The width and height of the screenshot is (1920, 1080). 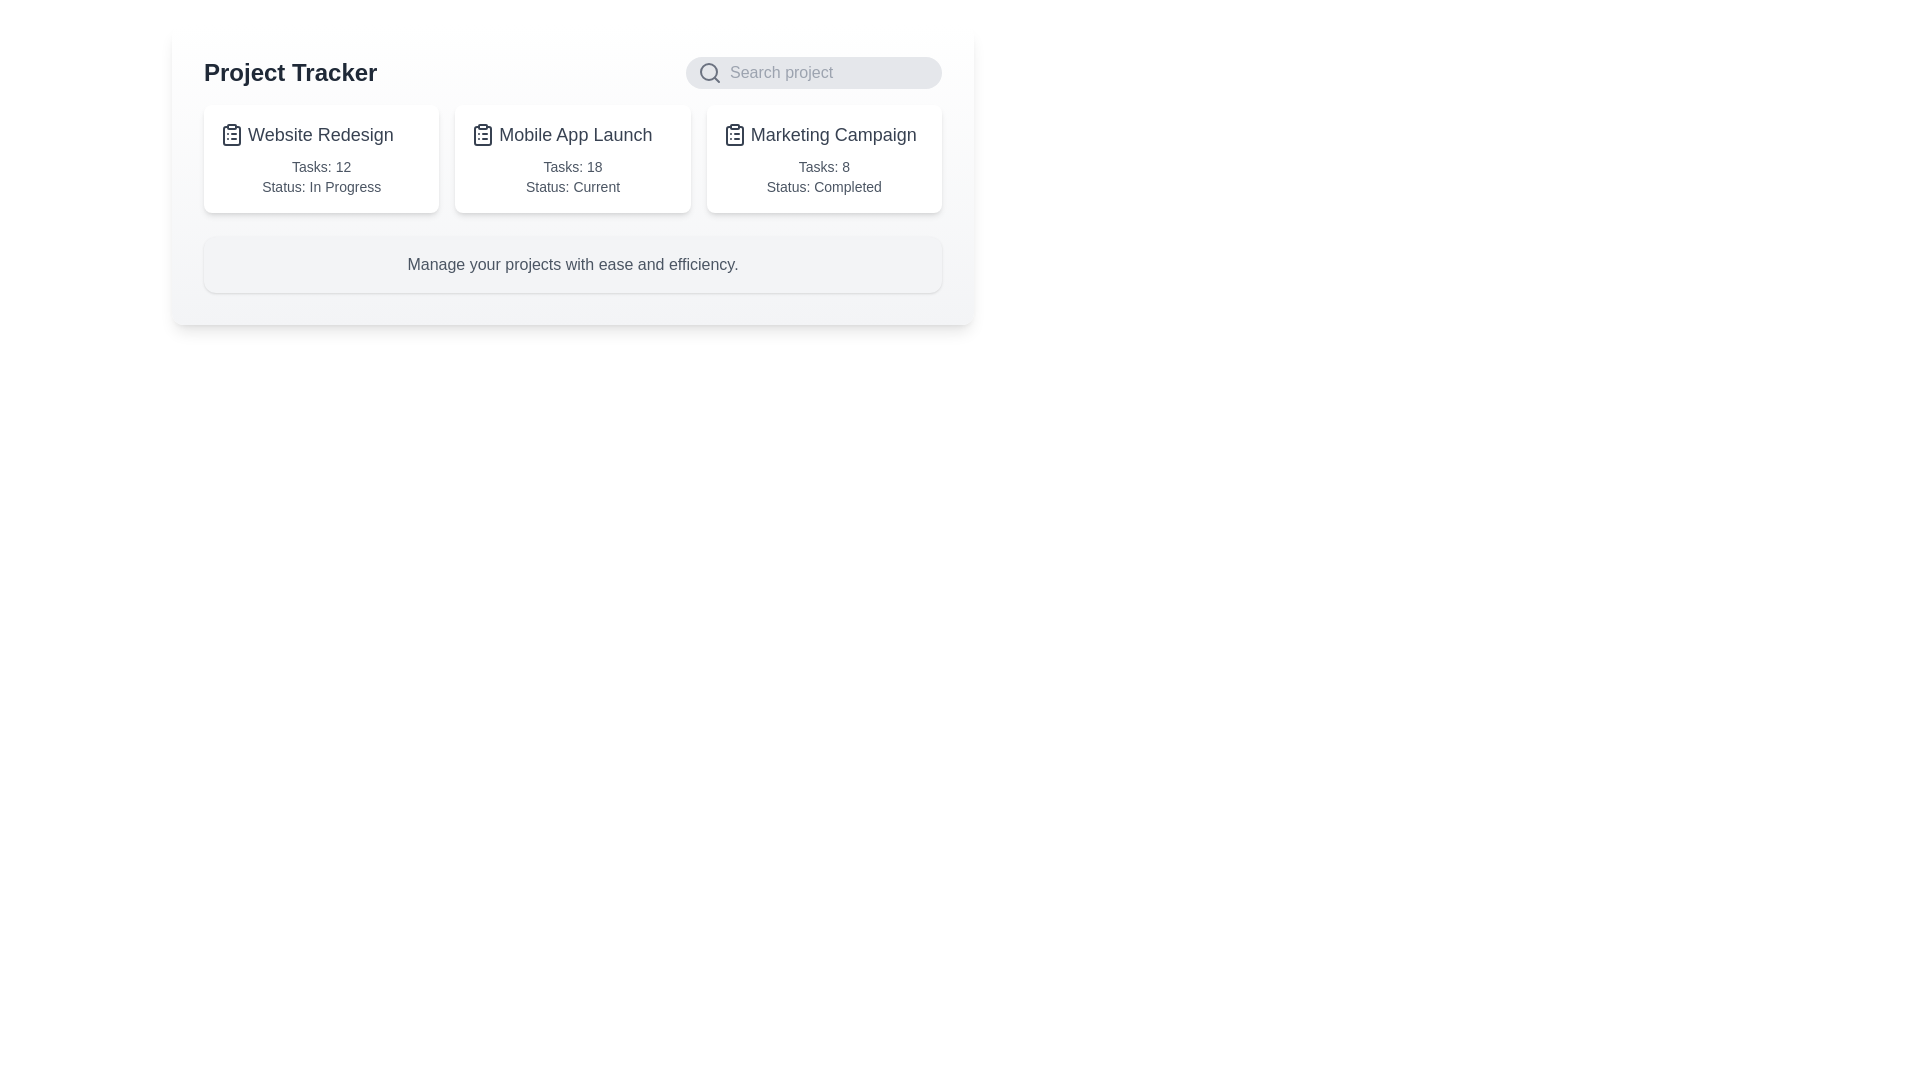 I want to click on the project task summary card located in the top-left corner of the grid layout by moving the mouse cursor to its center point, so click(x=321, y=157).